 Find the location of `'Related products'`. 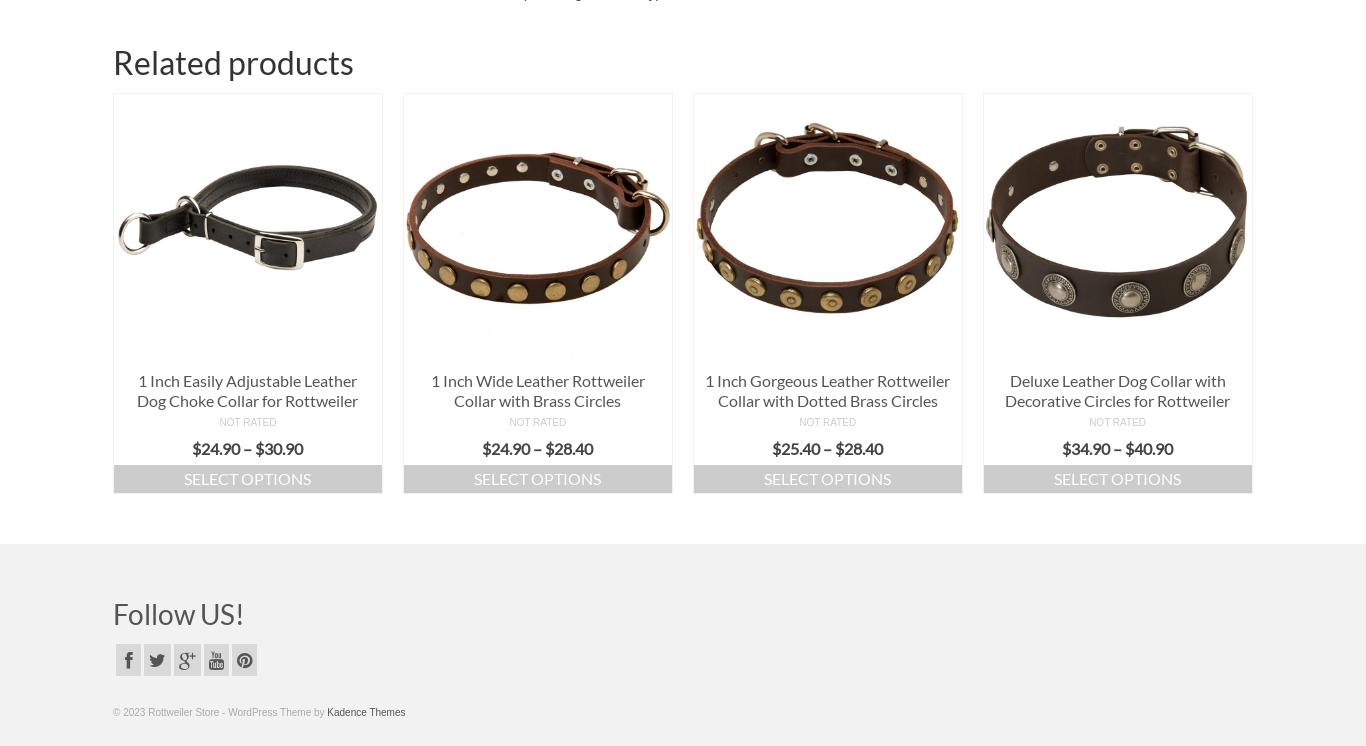

'Related products' is located at coordinates (233, 60).